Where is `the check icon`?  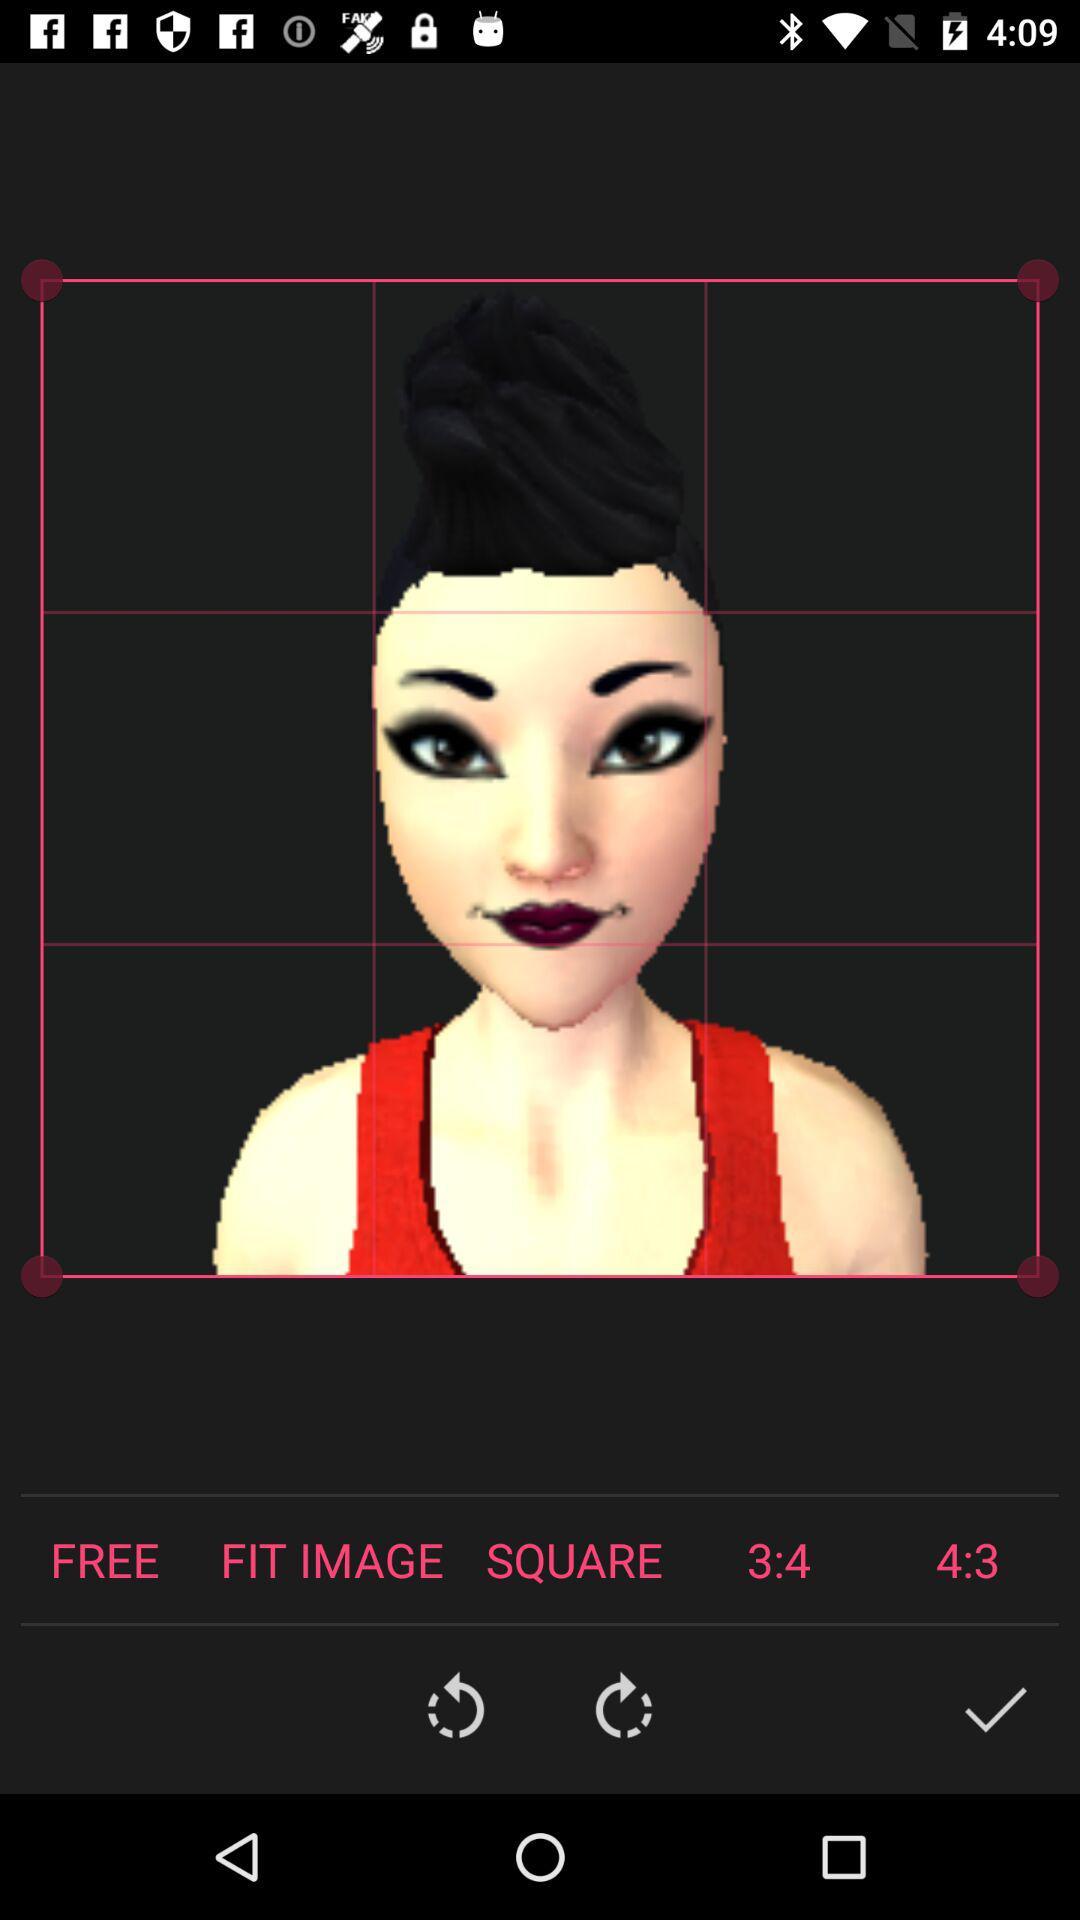 the check icon is located at coordinates (995, 1708).